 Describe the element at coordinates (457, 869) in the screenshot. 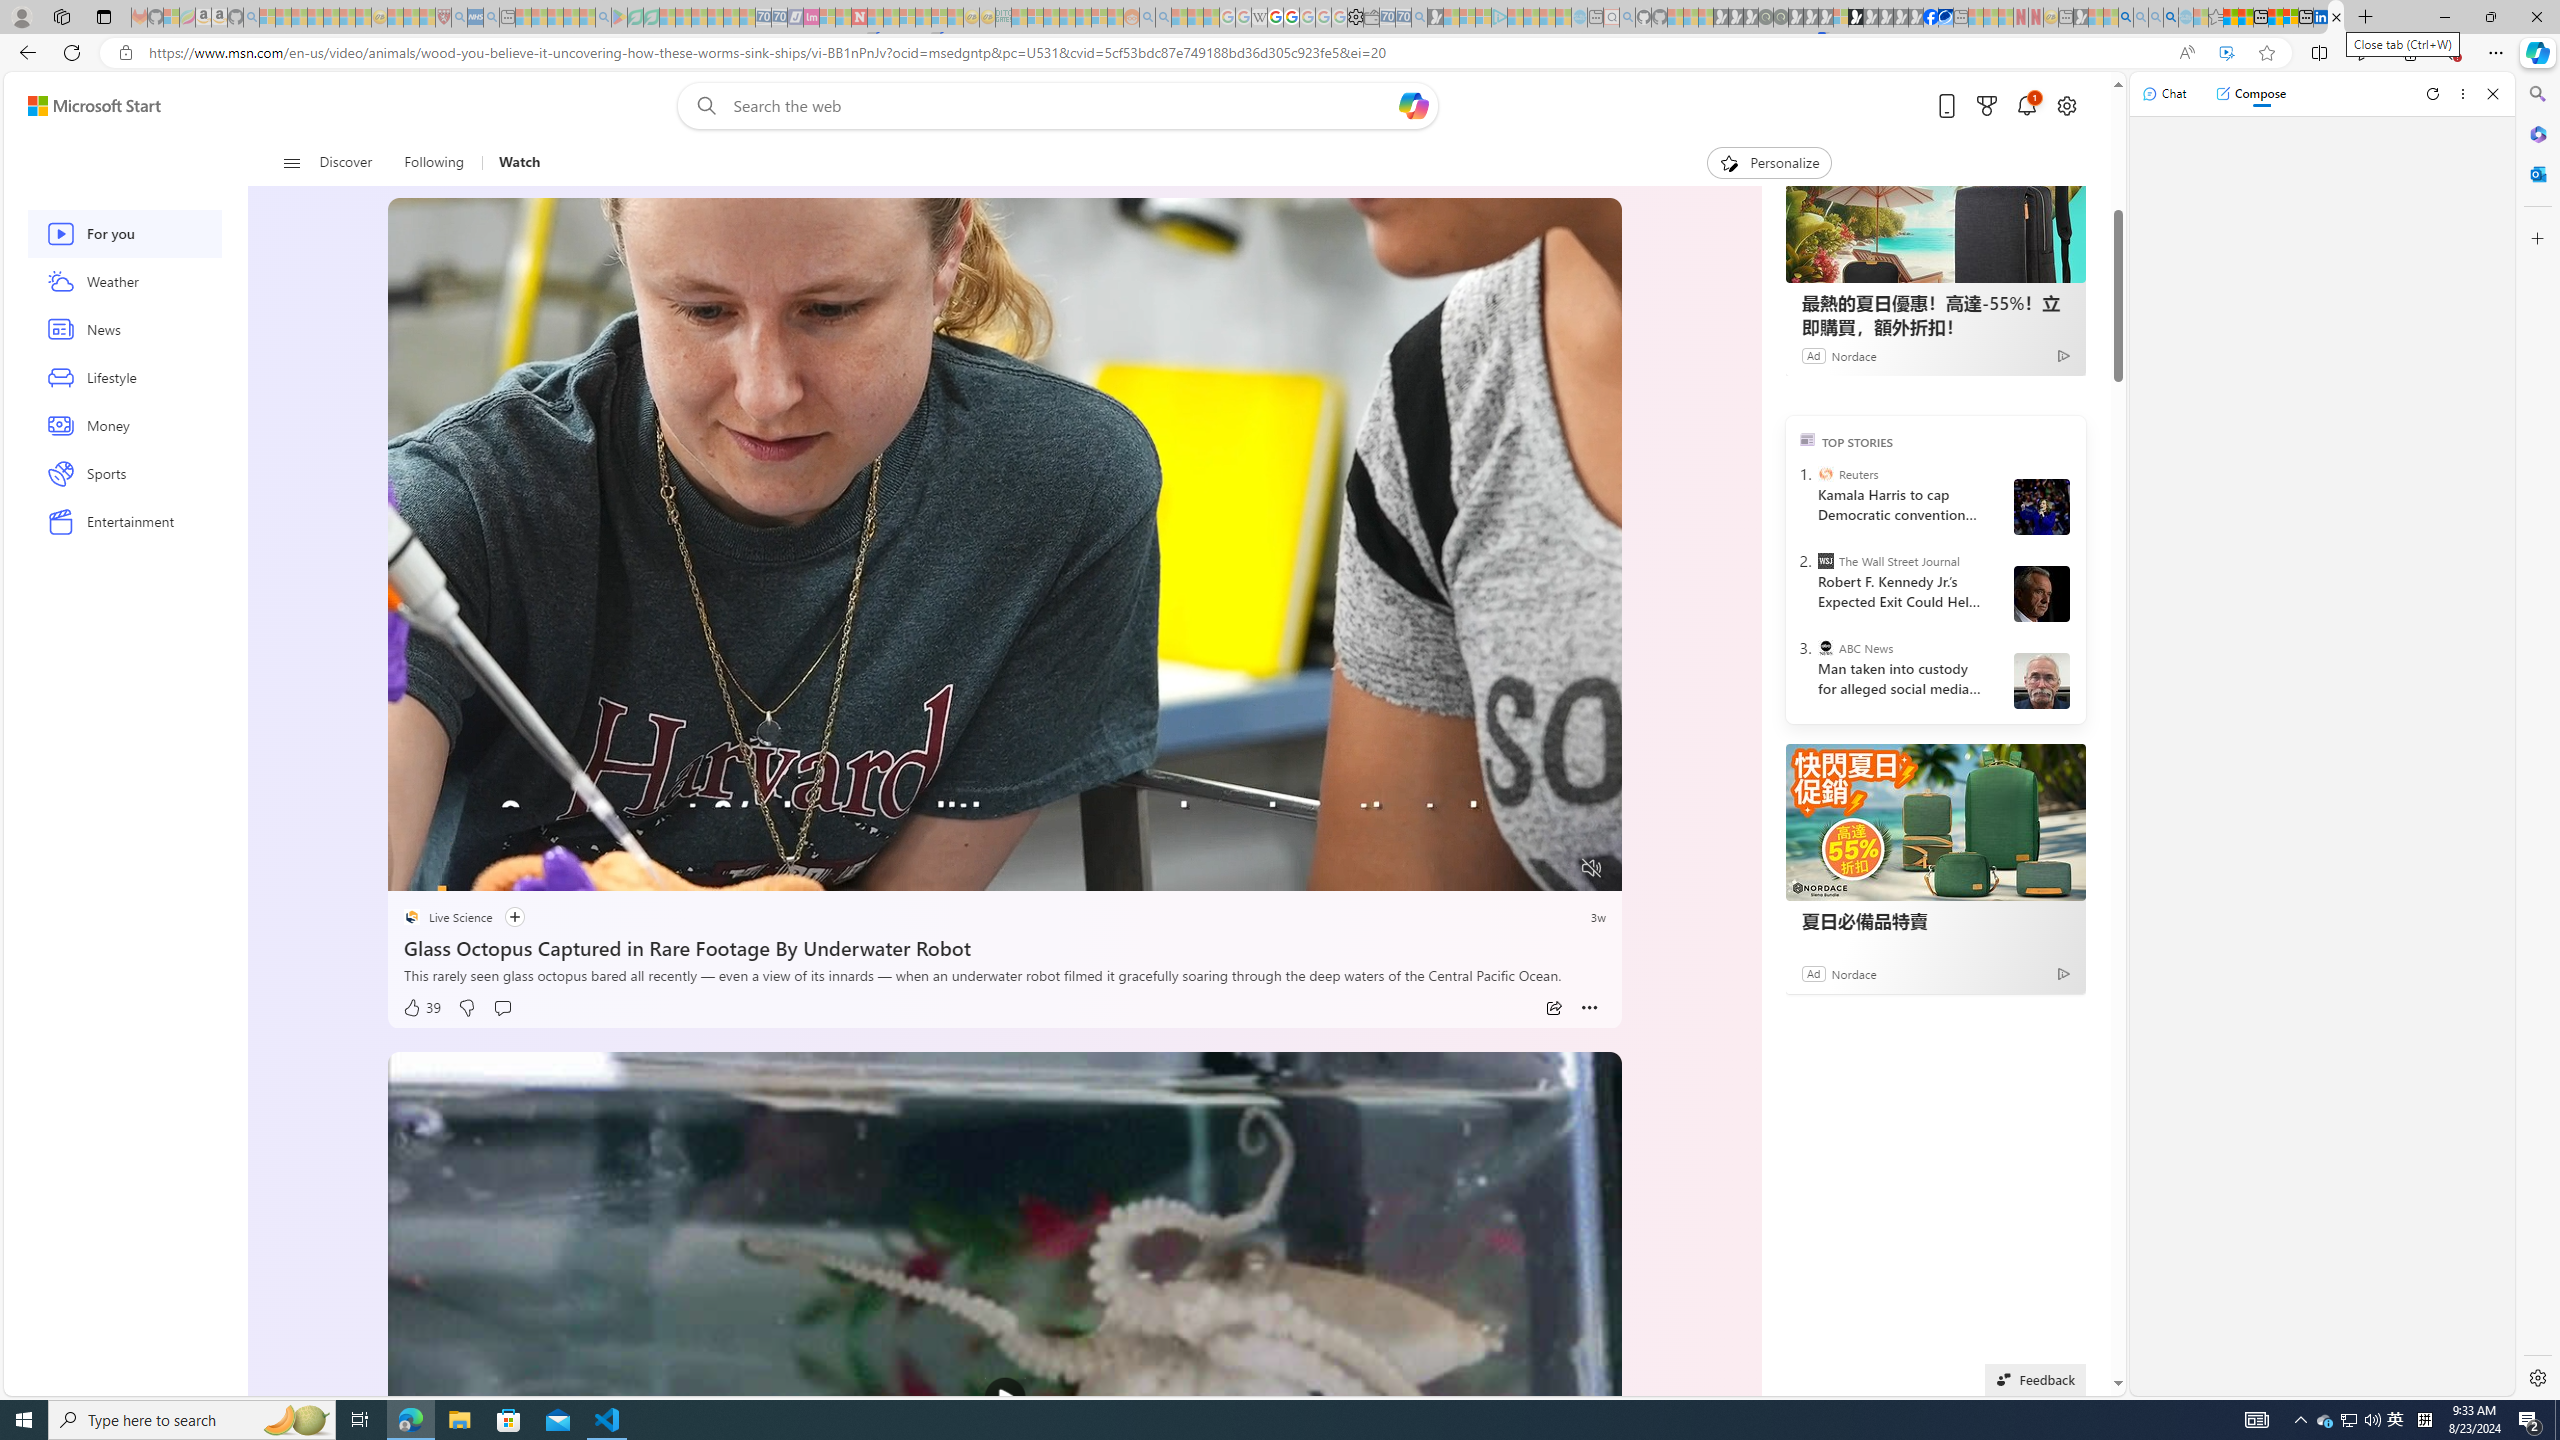

I see `'Seek Back'` at that location.